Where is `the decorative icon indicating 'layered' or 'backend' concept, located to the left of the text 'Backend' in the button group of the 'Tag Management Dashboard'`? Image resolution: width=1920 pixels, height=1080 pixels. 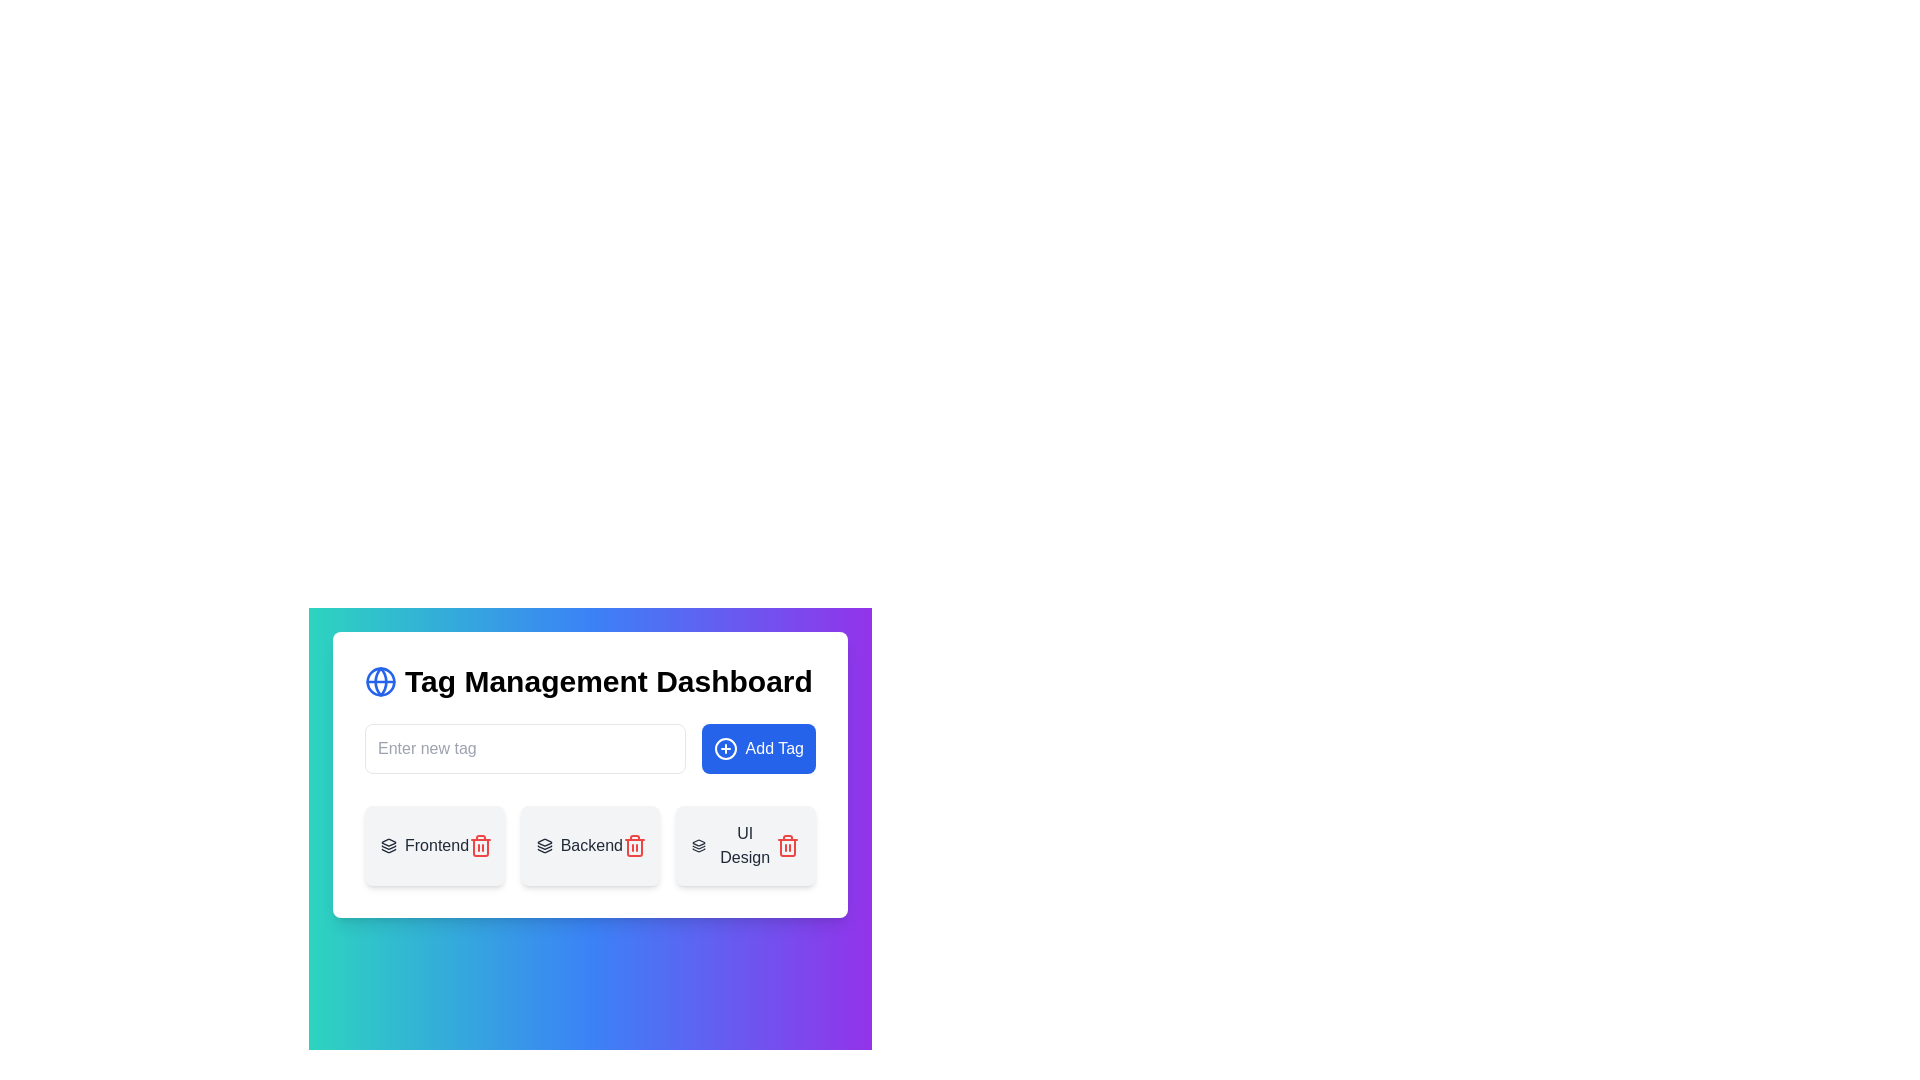
the decorative icon indicating 'layered' or 'backend' concept, located to the left of the text 'Backend' in the button group of the 'Tag Management Dashboard' is located at coordinates (544, 845).